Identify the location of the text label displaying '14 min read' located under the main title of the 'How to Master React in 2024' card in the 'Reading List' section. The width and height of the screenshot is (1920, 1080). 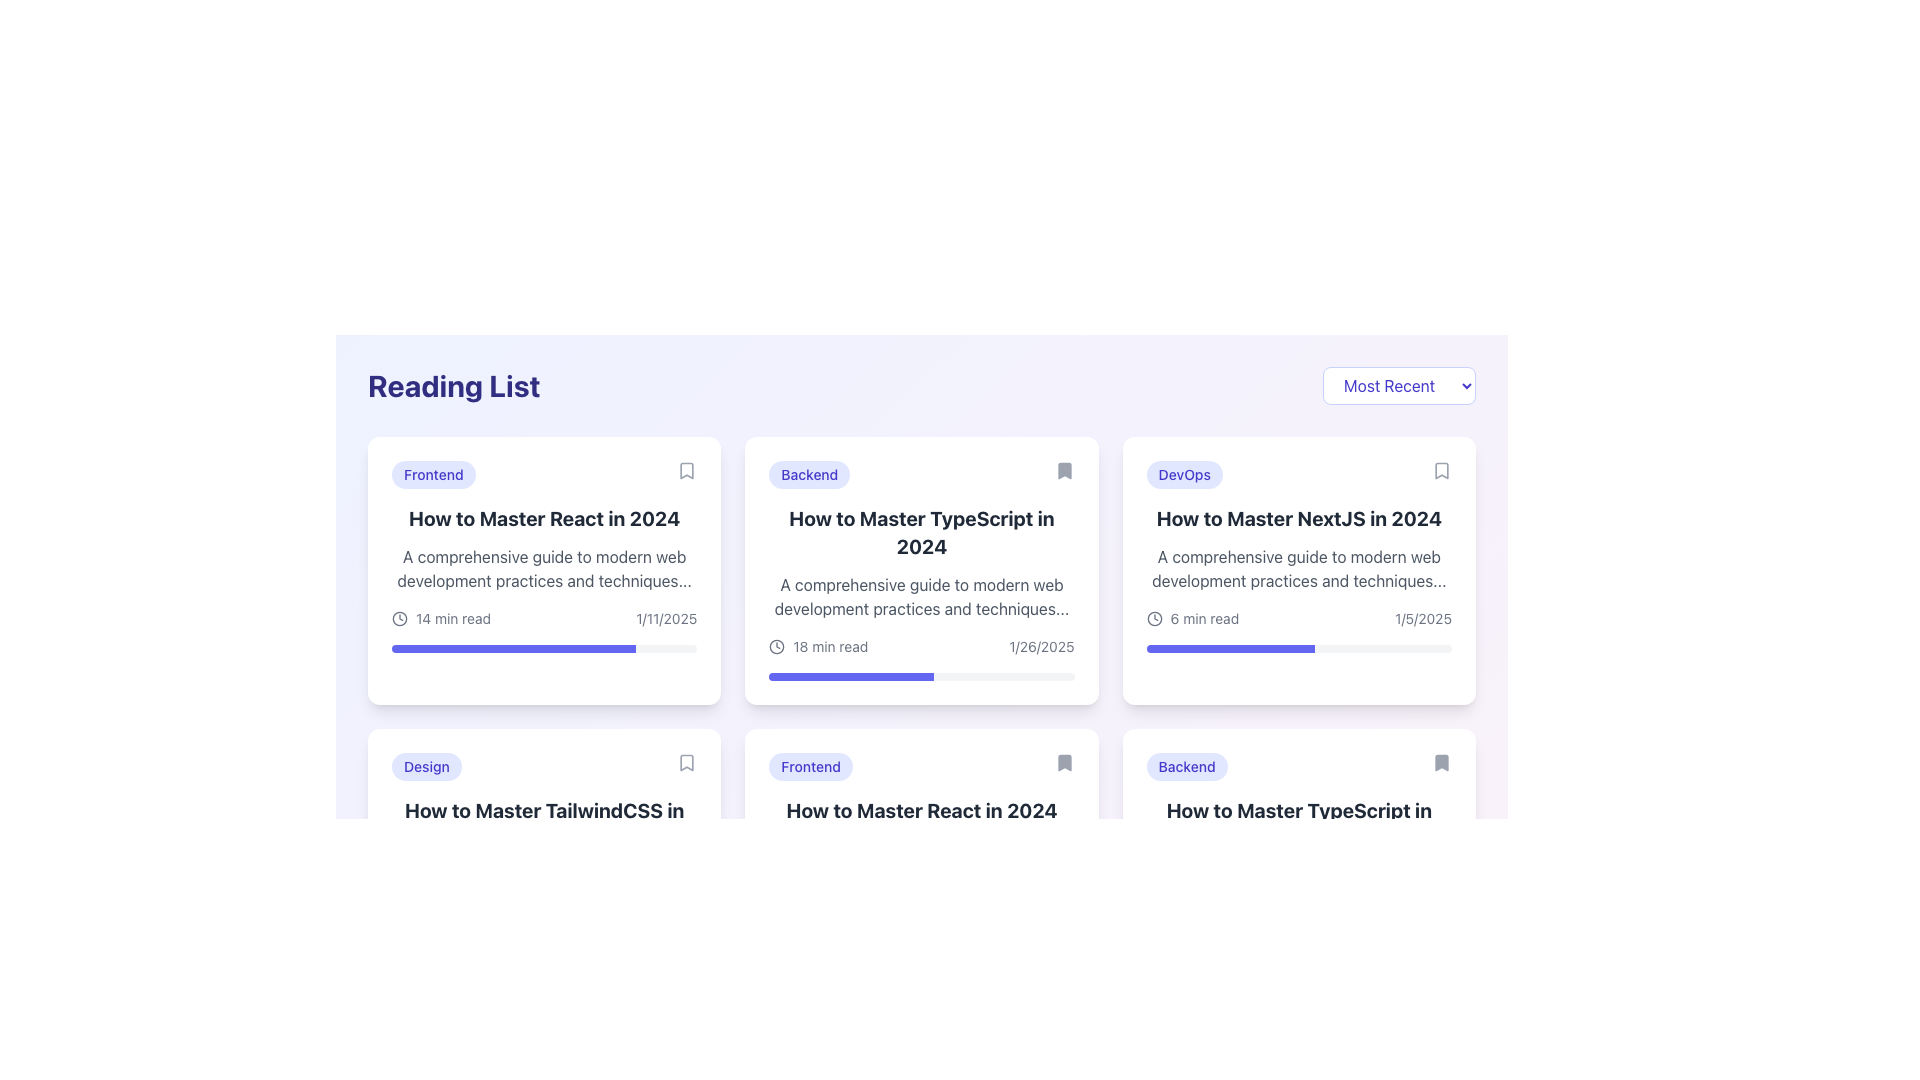
(452, 617).